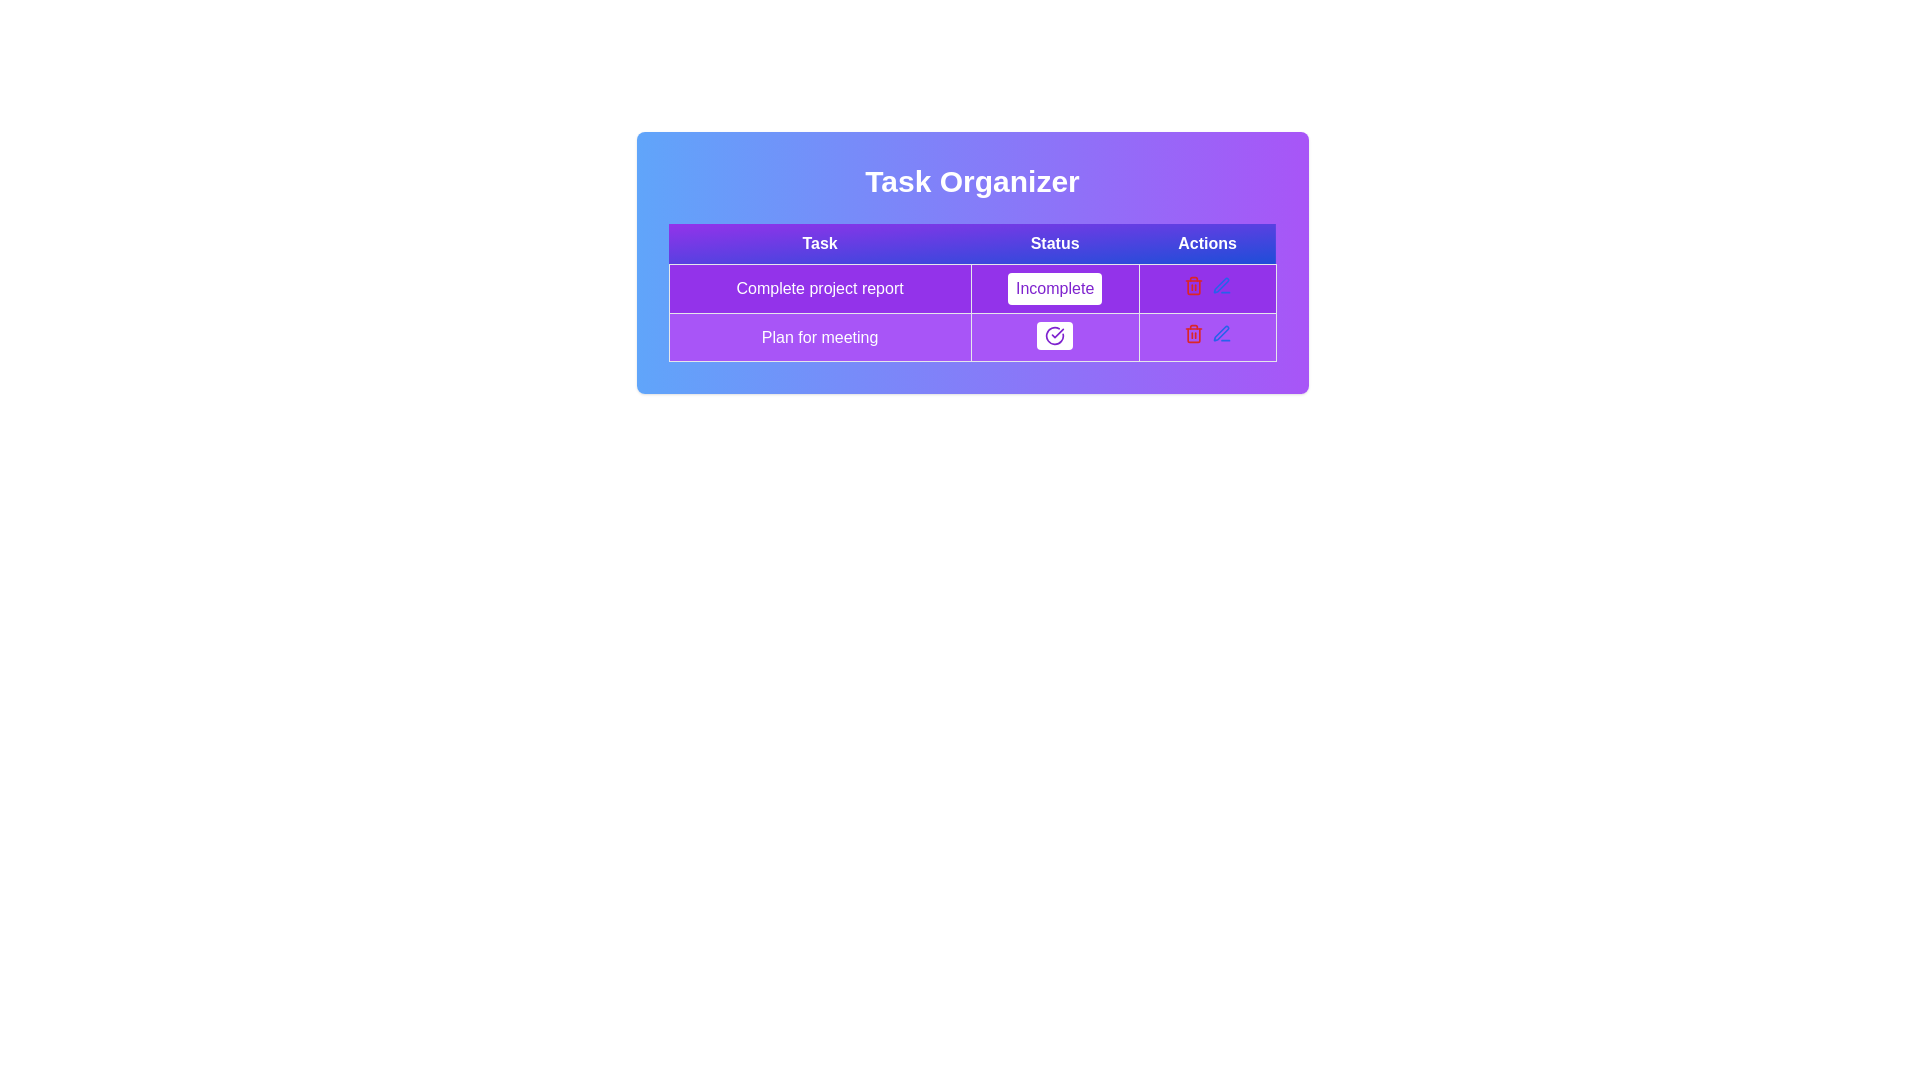  Describe the element at coordinates (972, 312) in the screenshot. I see `the Composite Table Cell located in the second section beneath the header row of the table` at that location.